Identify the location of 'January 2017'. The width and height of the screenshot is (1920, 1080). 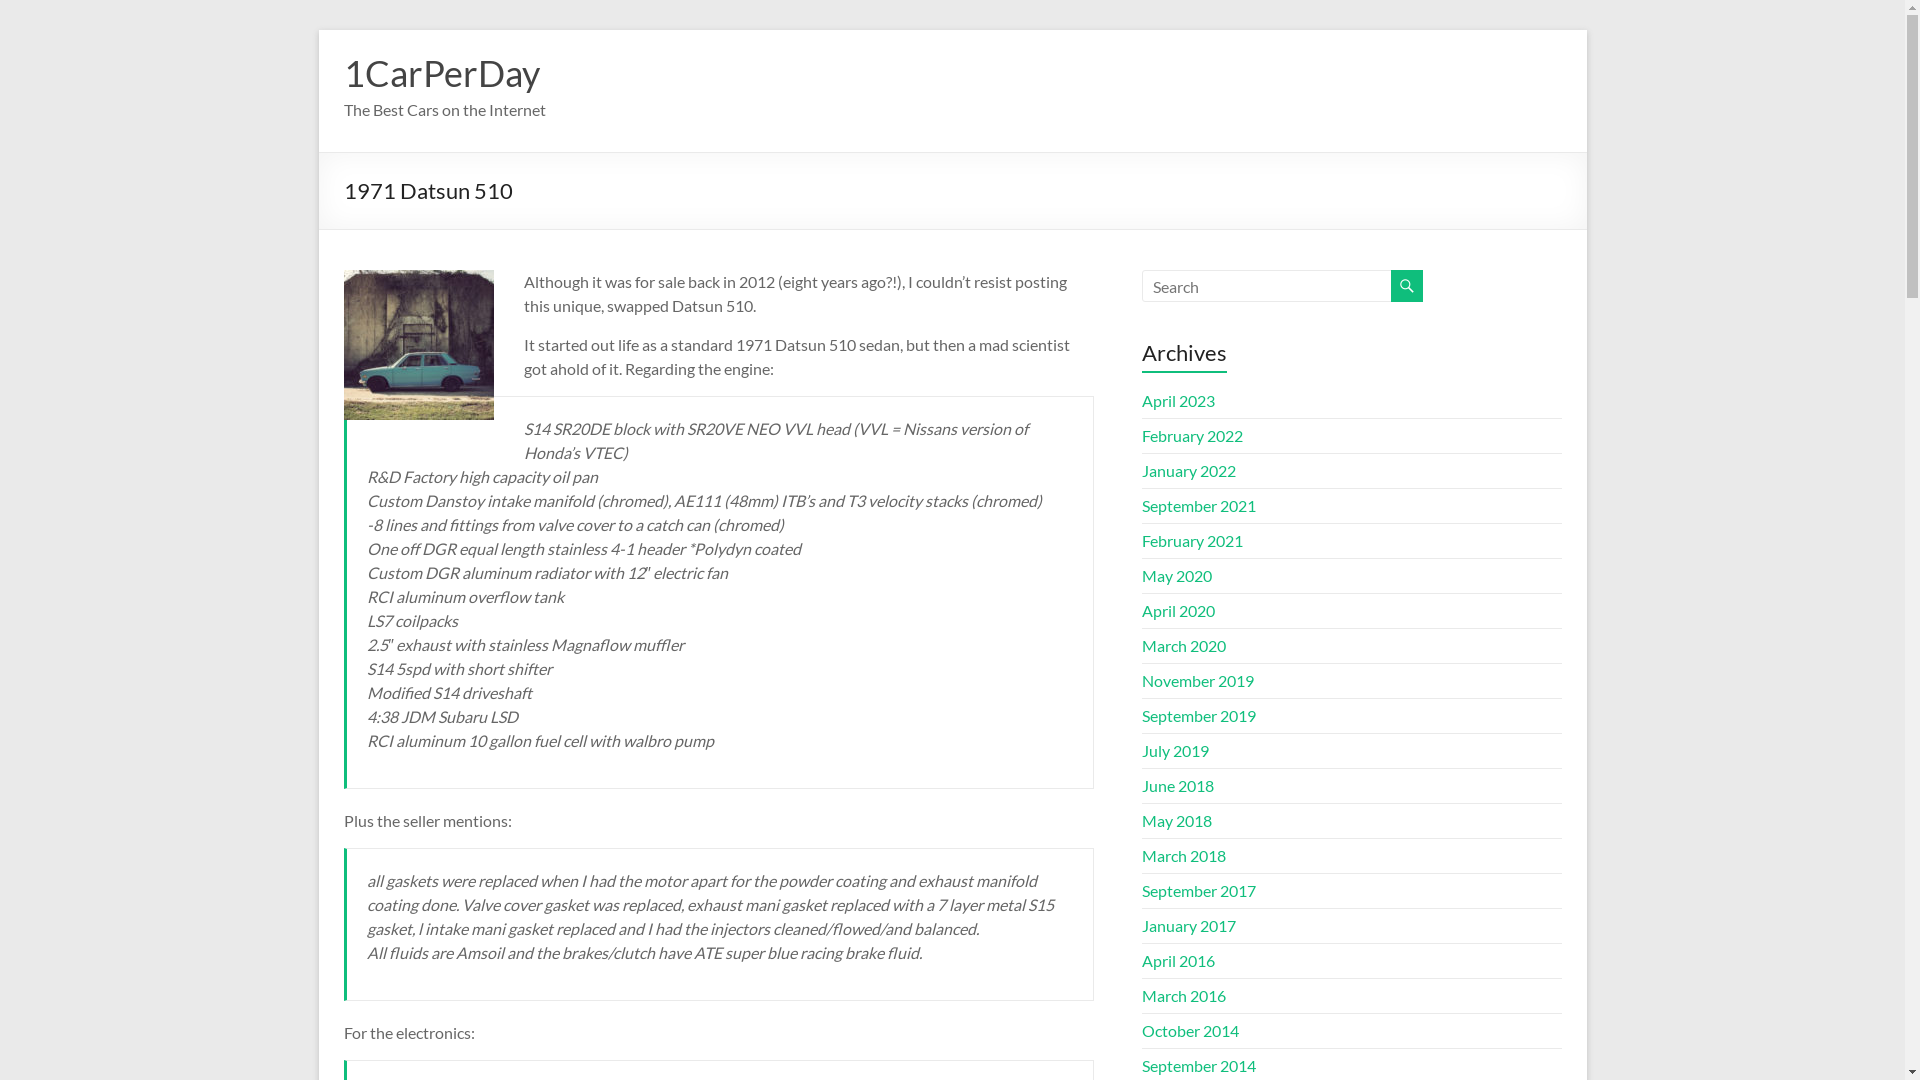
(1142, 925).